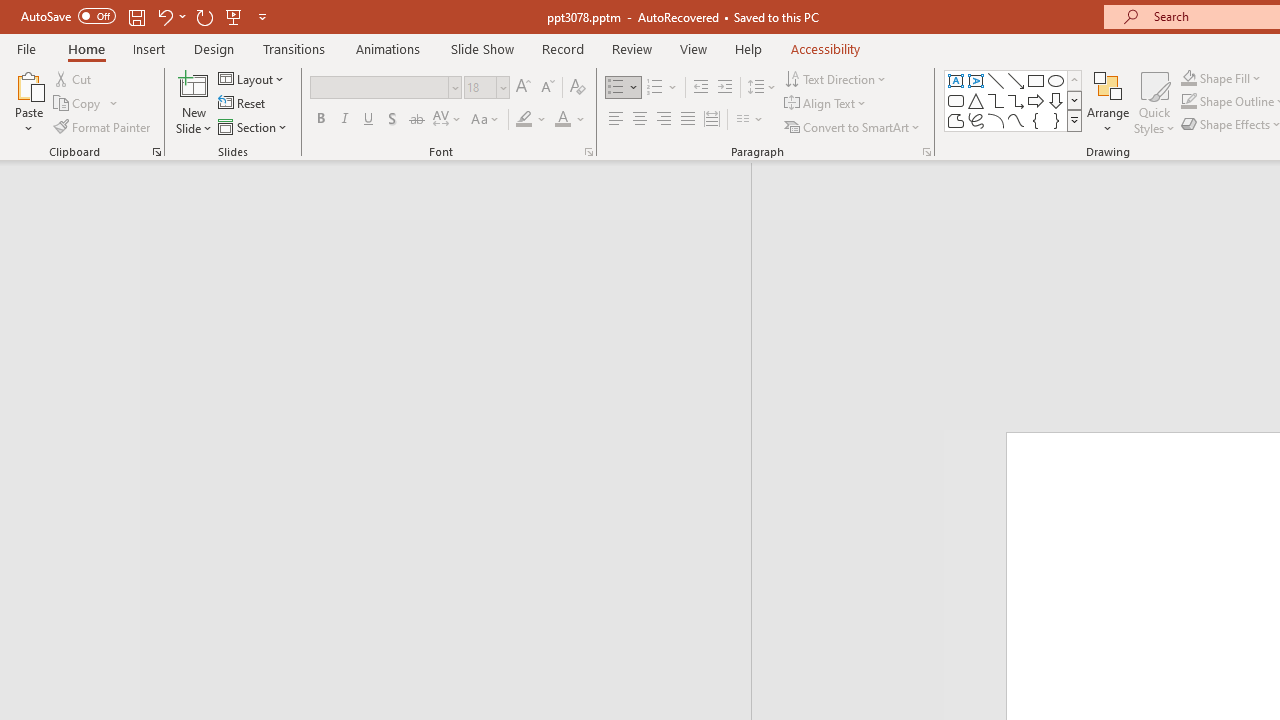 The width and height of the screenshot is (1280, 720). What do you see at coordinates (995, 100) in the screenshot?
I see `'Connector: Elbow'` at bounding box center [995, 100].